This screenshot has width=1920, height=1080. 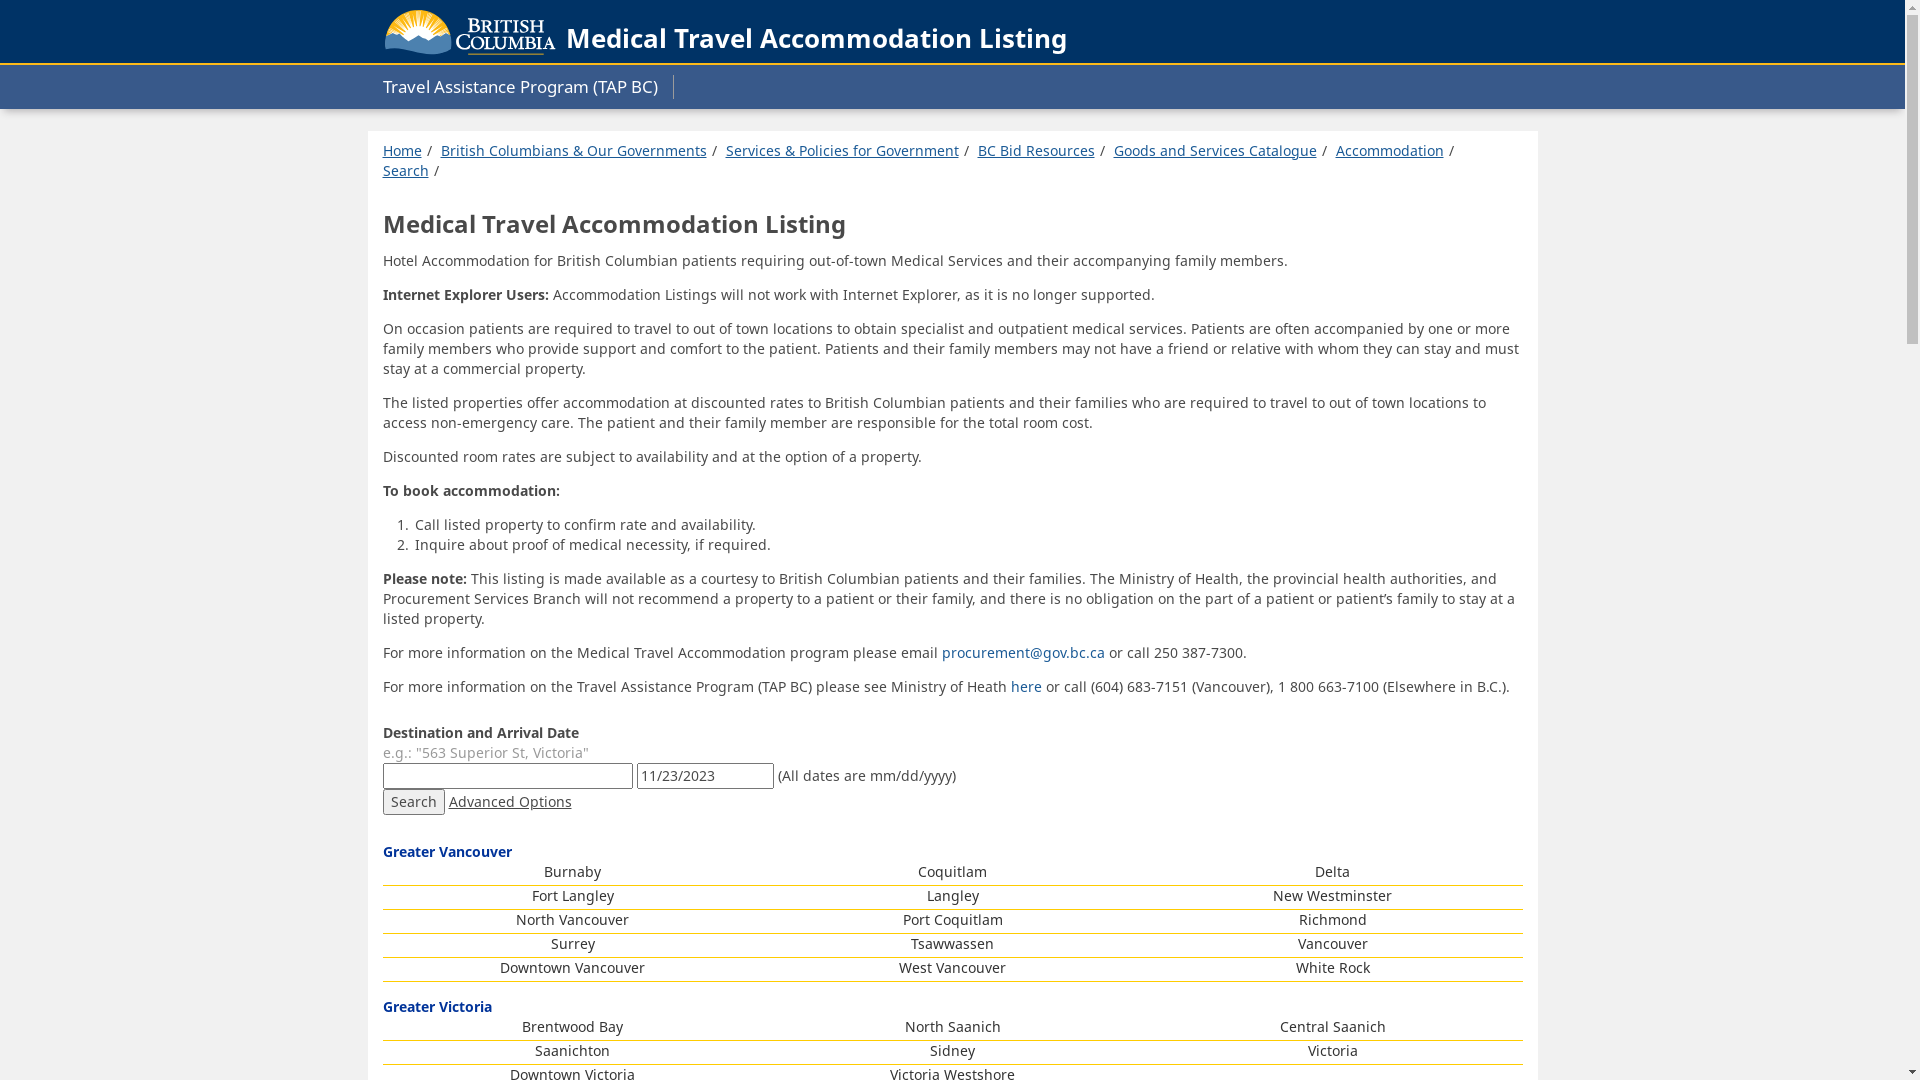 I want to click on 'White Rock', so click(x=1333, y=966).